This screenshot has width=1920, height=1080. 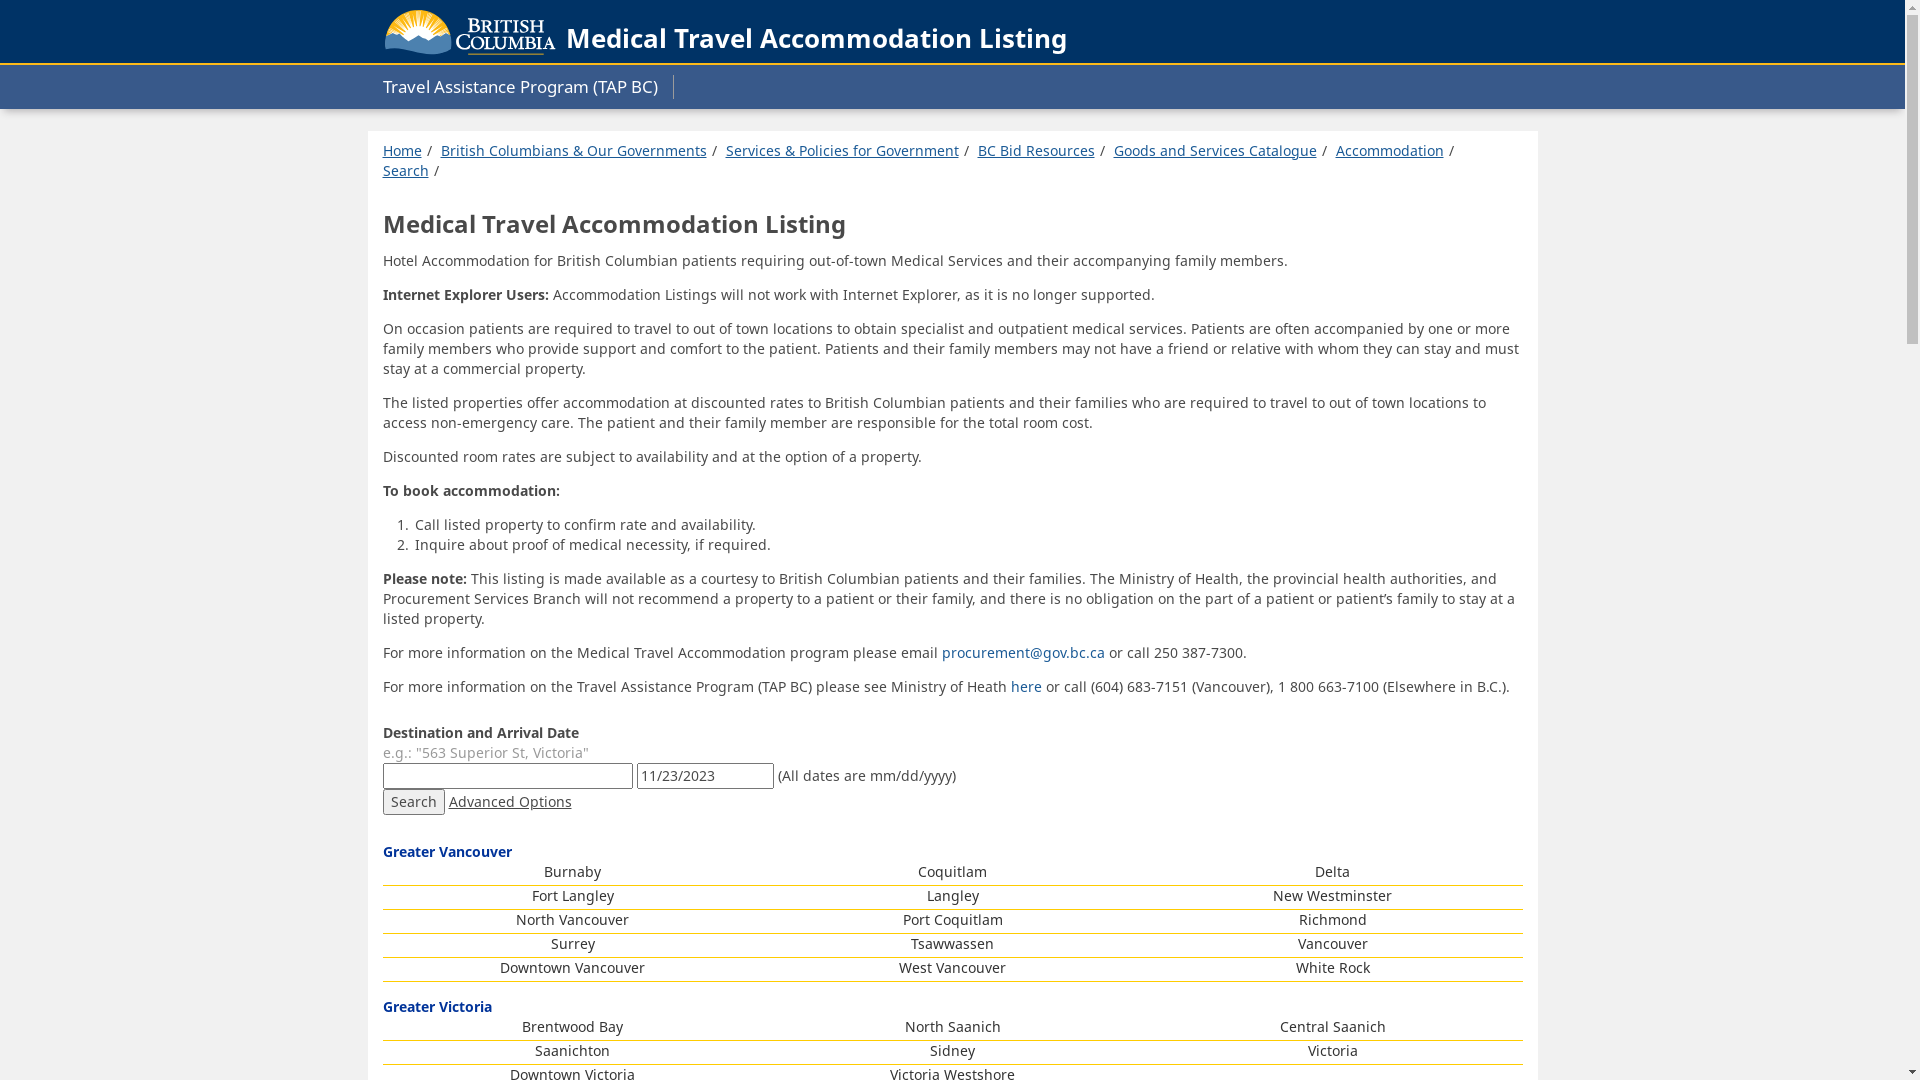 I want to click on 'White Rock', so click(x=1333, y=966).